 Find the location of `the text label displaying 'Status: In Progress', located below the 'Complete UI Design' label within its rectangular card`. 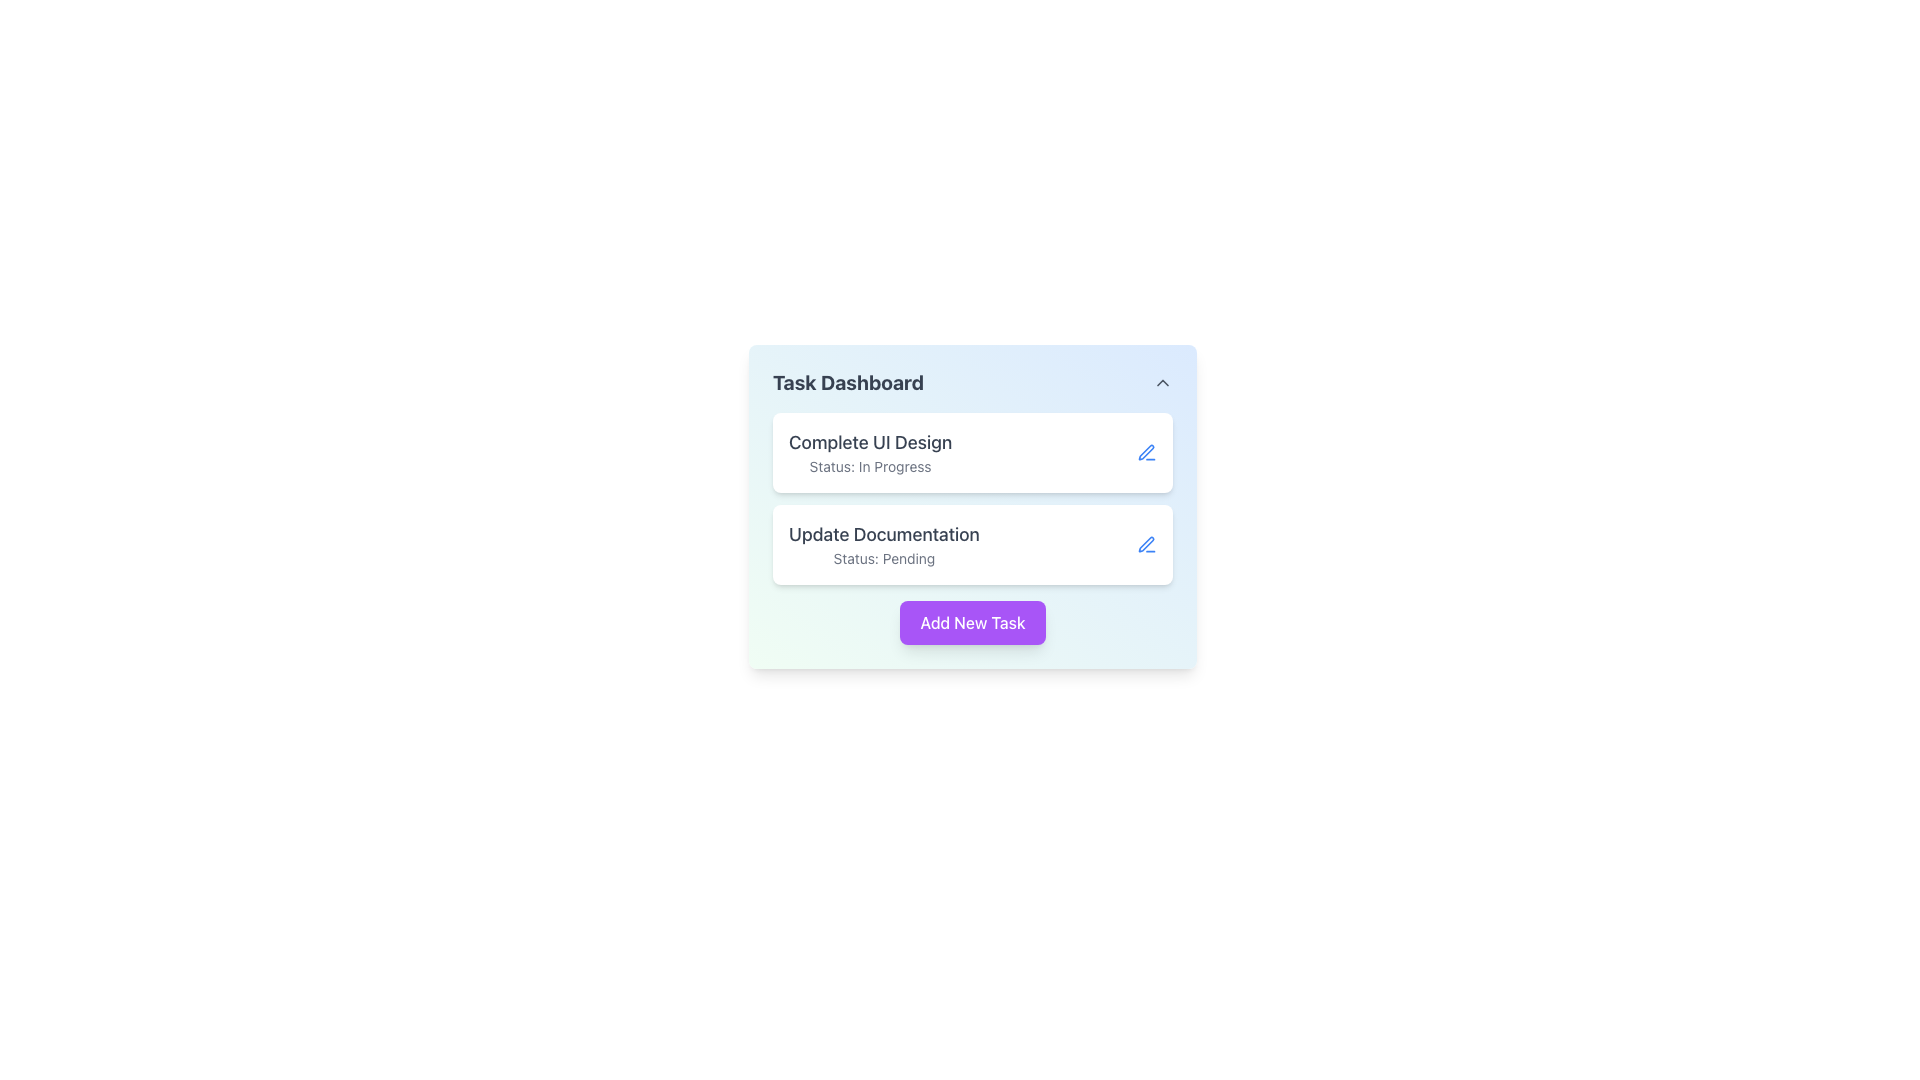

the text label displaying 'Status: In Progress', located below the 'Complete UI Design' label within its rectangular card is located at coordinates (870, 466).